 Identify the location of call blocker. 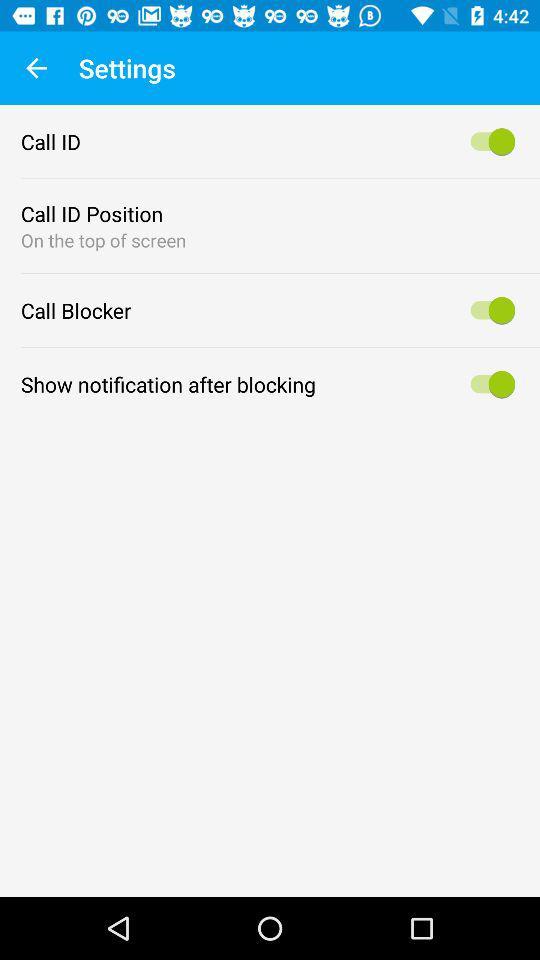
(488, 310).